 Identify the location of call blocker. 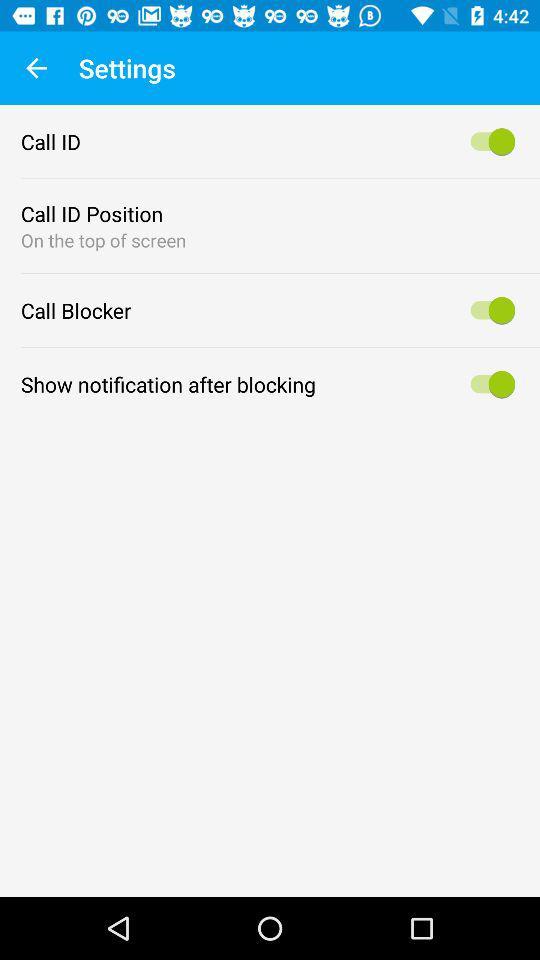
(488, 310).